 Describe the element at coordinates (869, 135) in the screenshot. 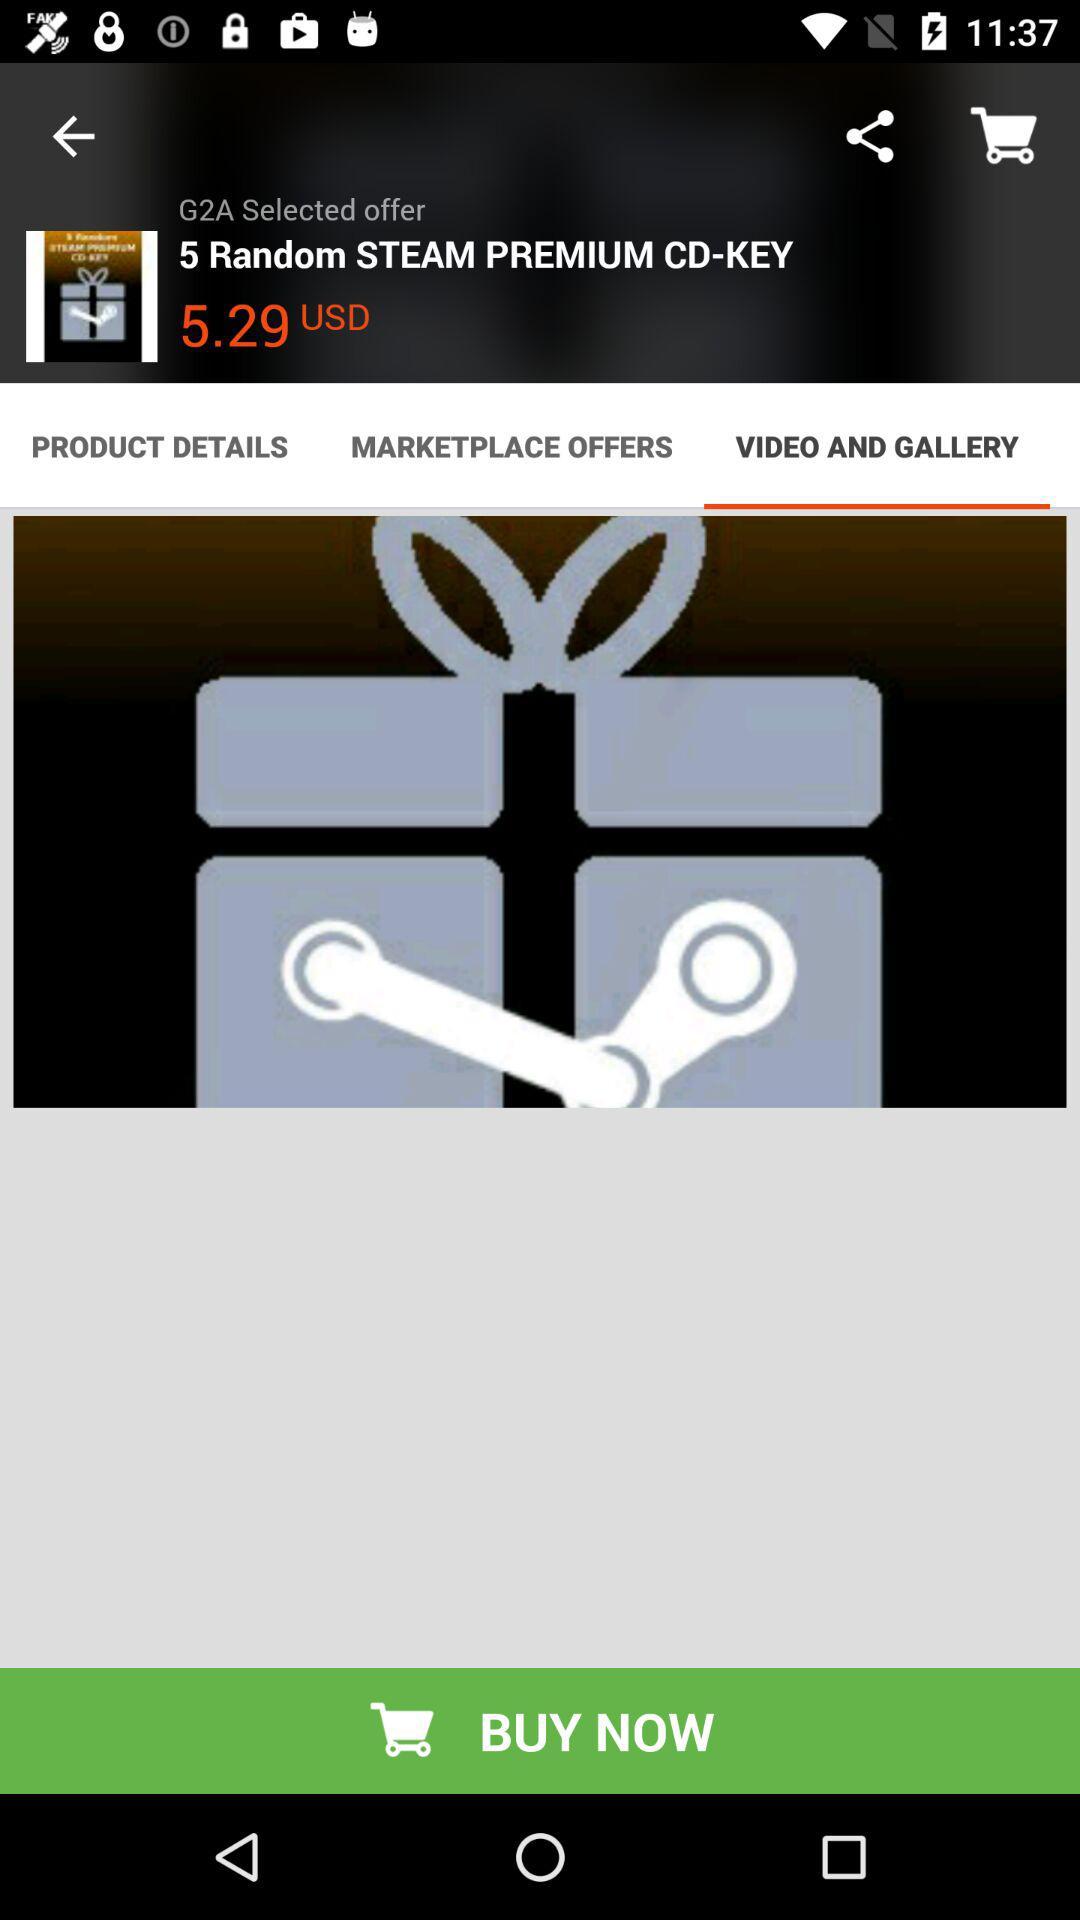

I see `icon above 5 random steam item` at that location.